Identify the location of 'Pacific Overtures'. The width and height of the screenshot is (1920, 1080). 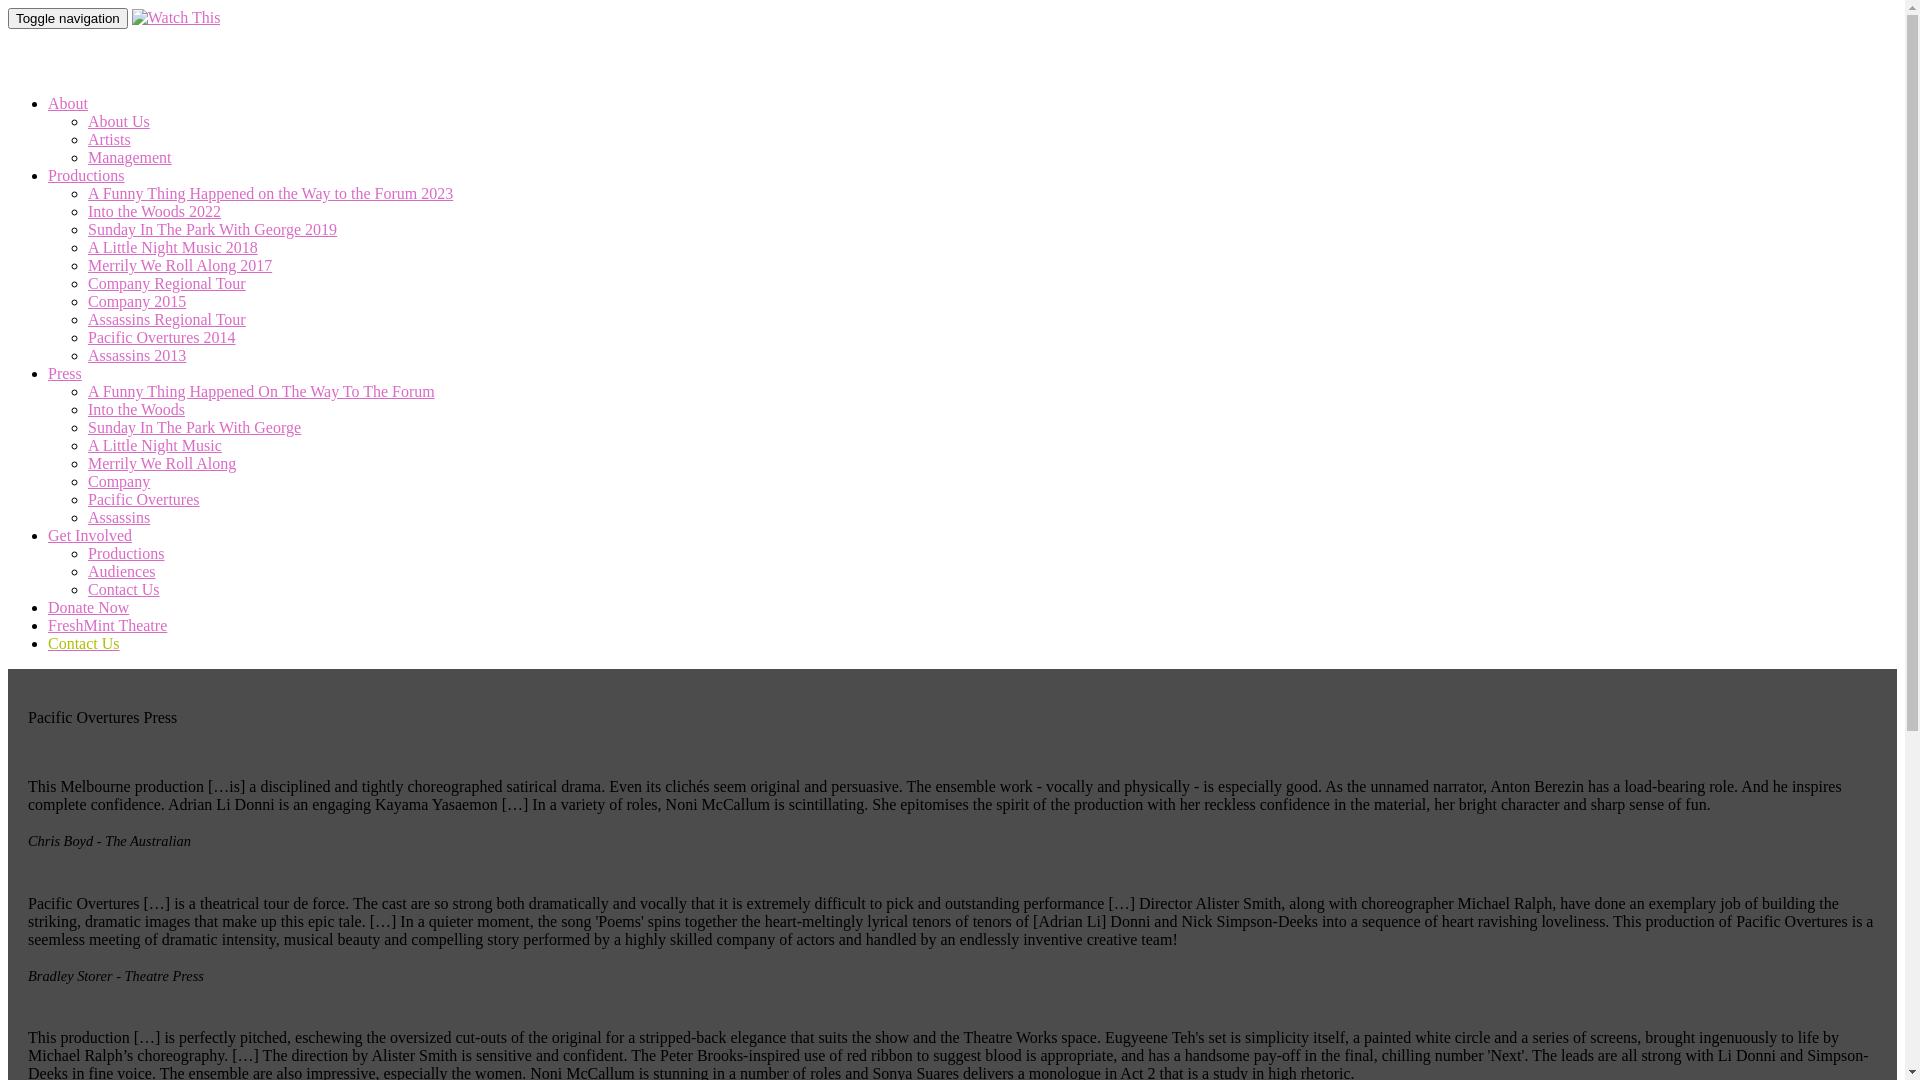
(143, 498).